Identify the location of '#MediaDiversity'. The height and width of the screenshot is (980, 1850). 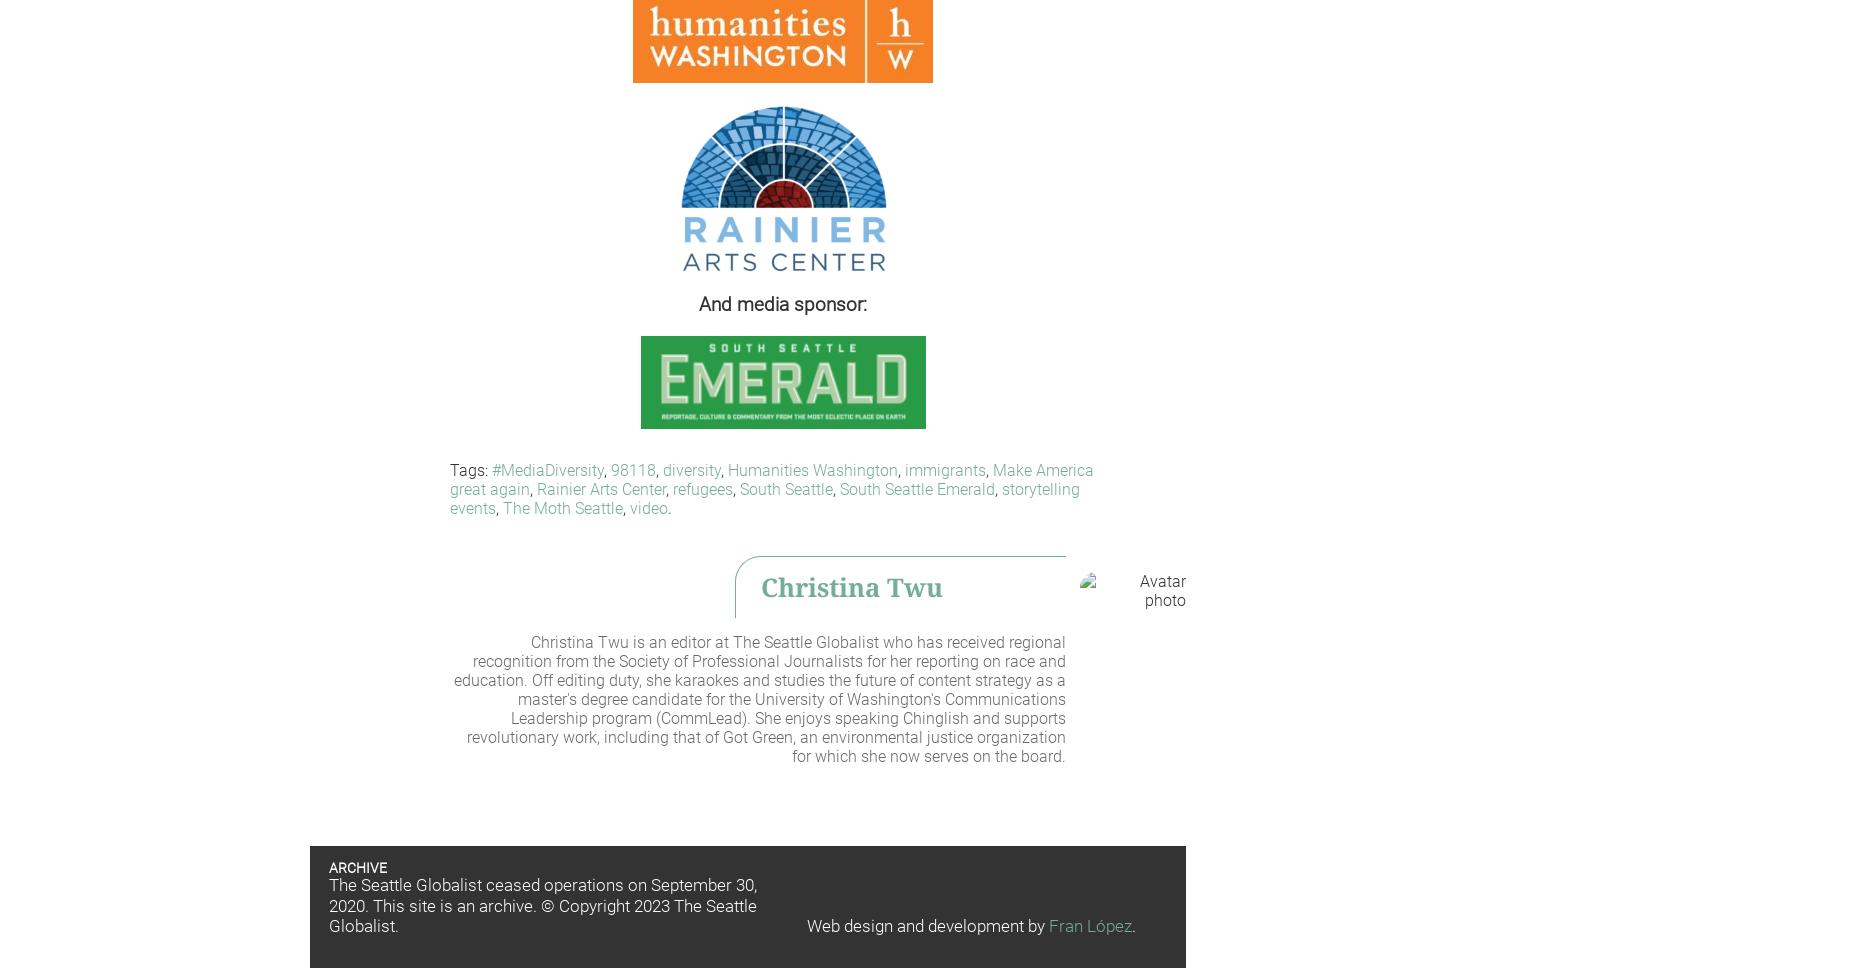
(491, 469).